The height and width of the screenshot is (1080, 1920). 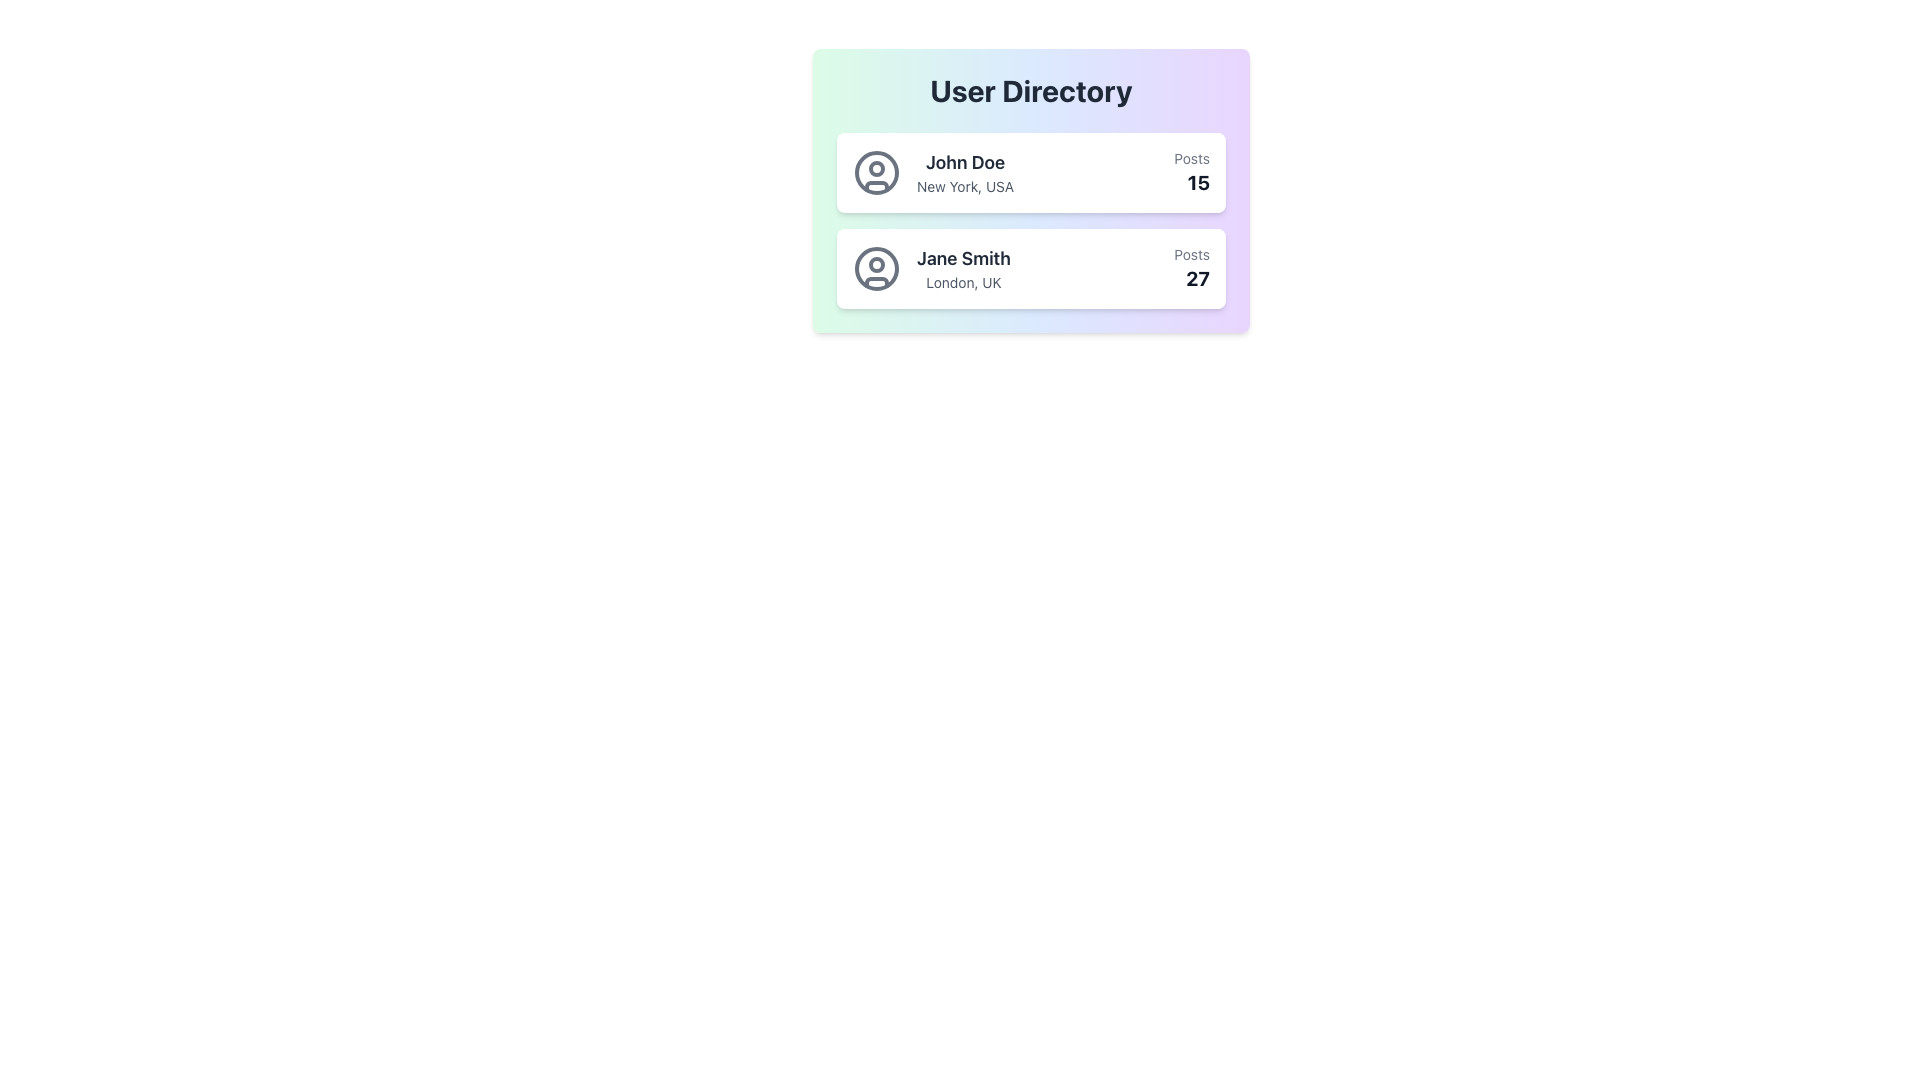 I want to click on the text label displaying 'Jane Smith', which is positioned above user location details and to the left of post count in the user information card layout, so click(x=964, y=257).